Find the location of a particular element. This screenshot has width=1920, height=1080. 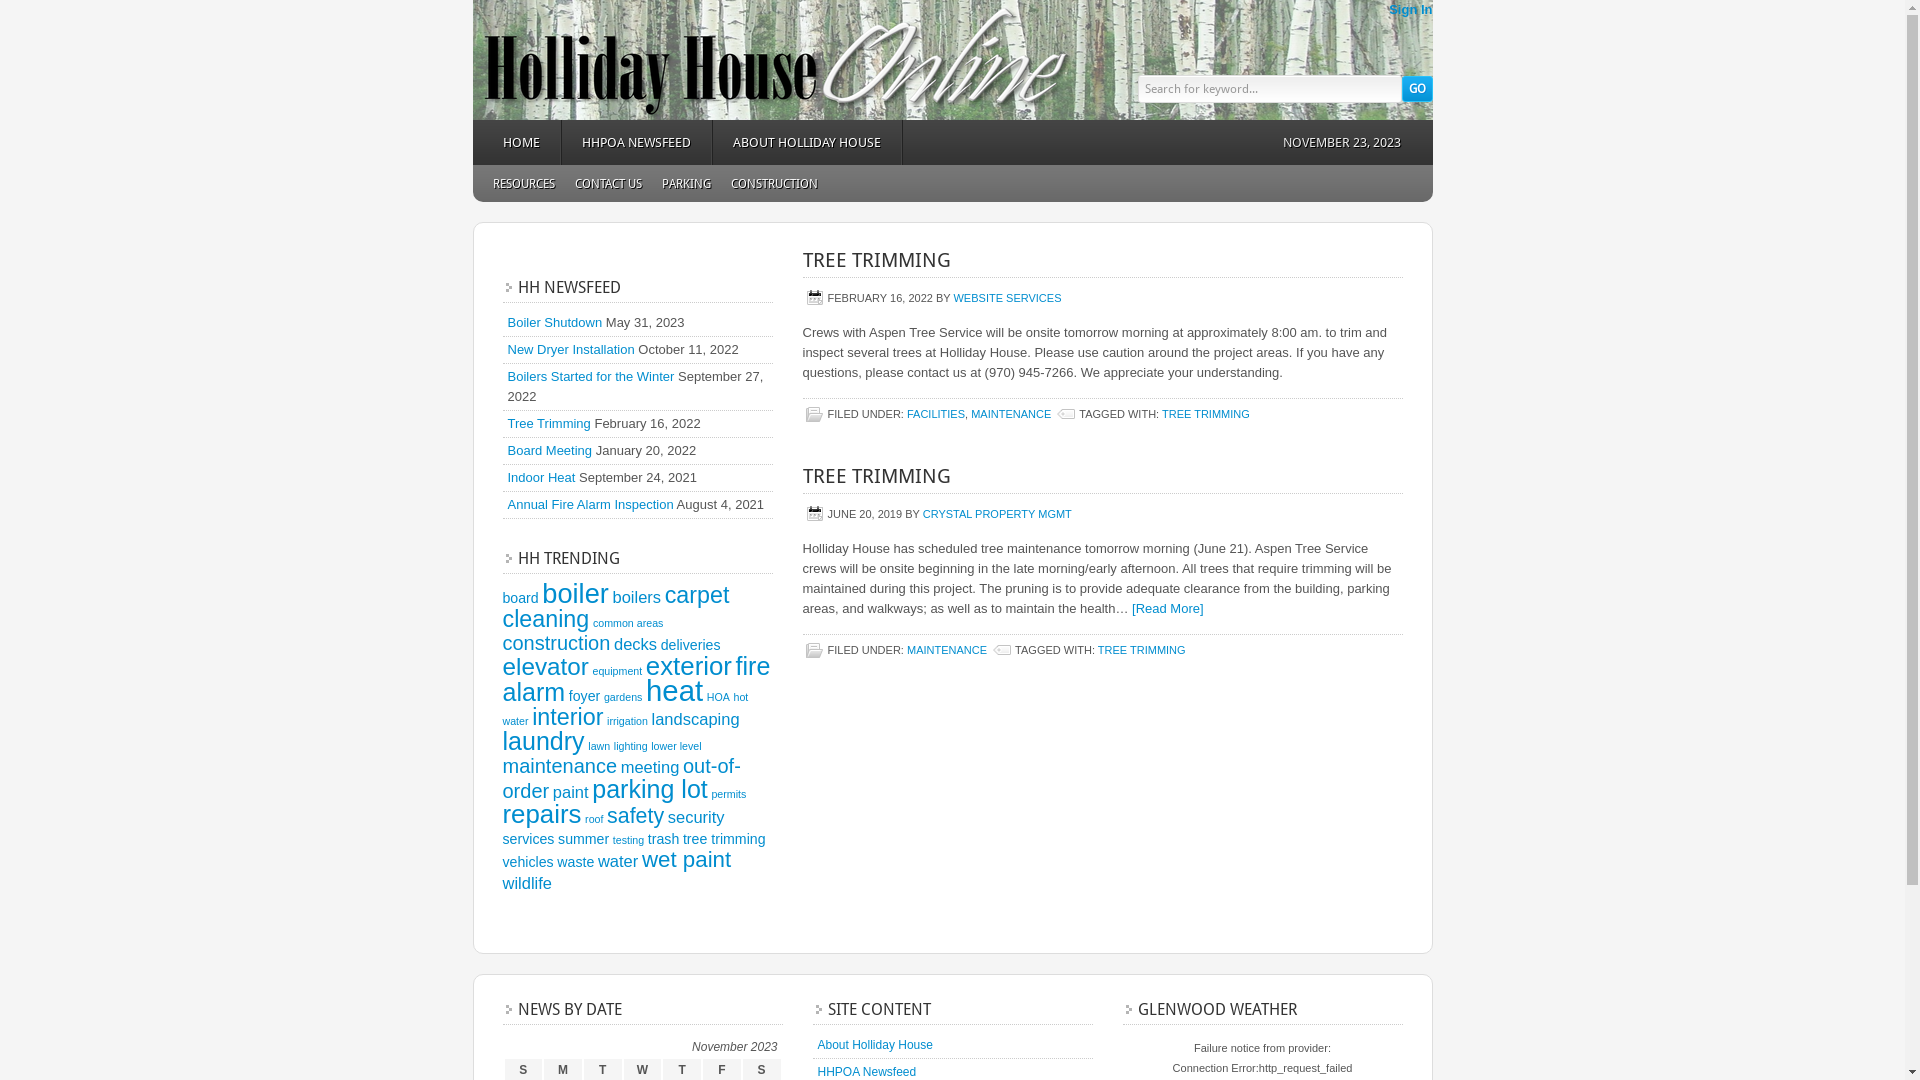

'Indoor Heat' is located at coordinates (542, 477).